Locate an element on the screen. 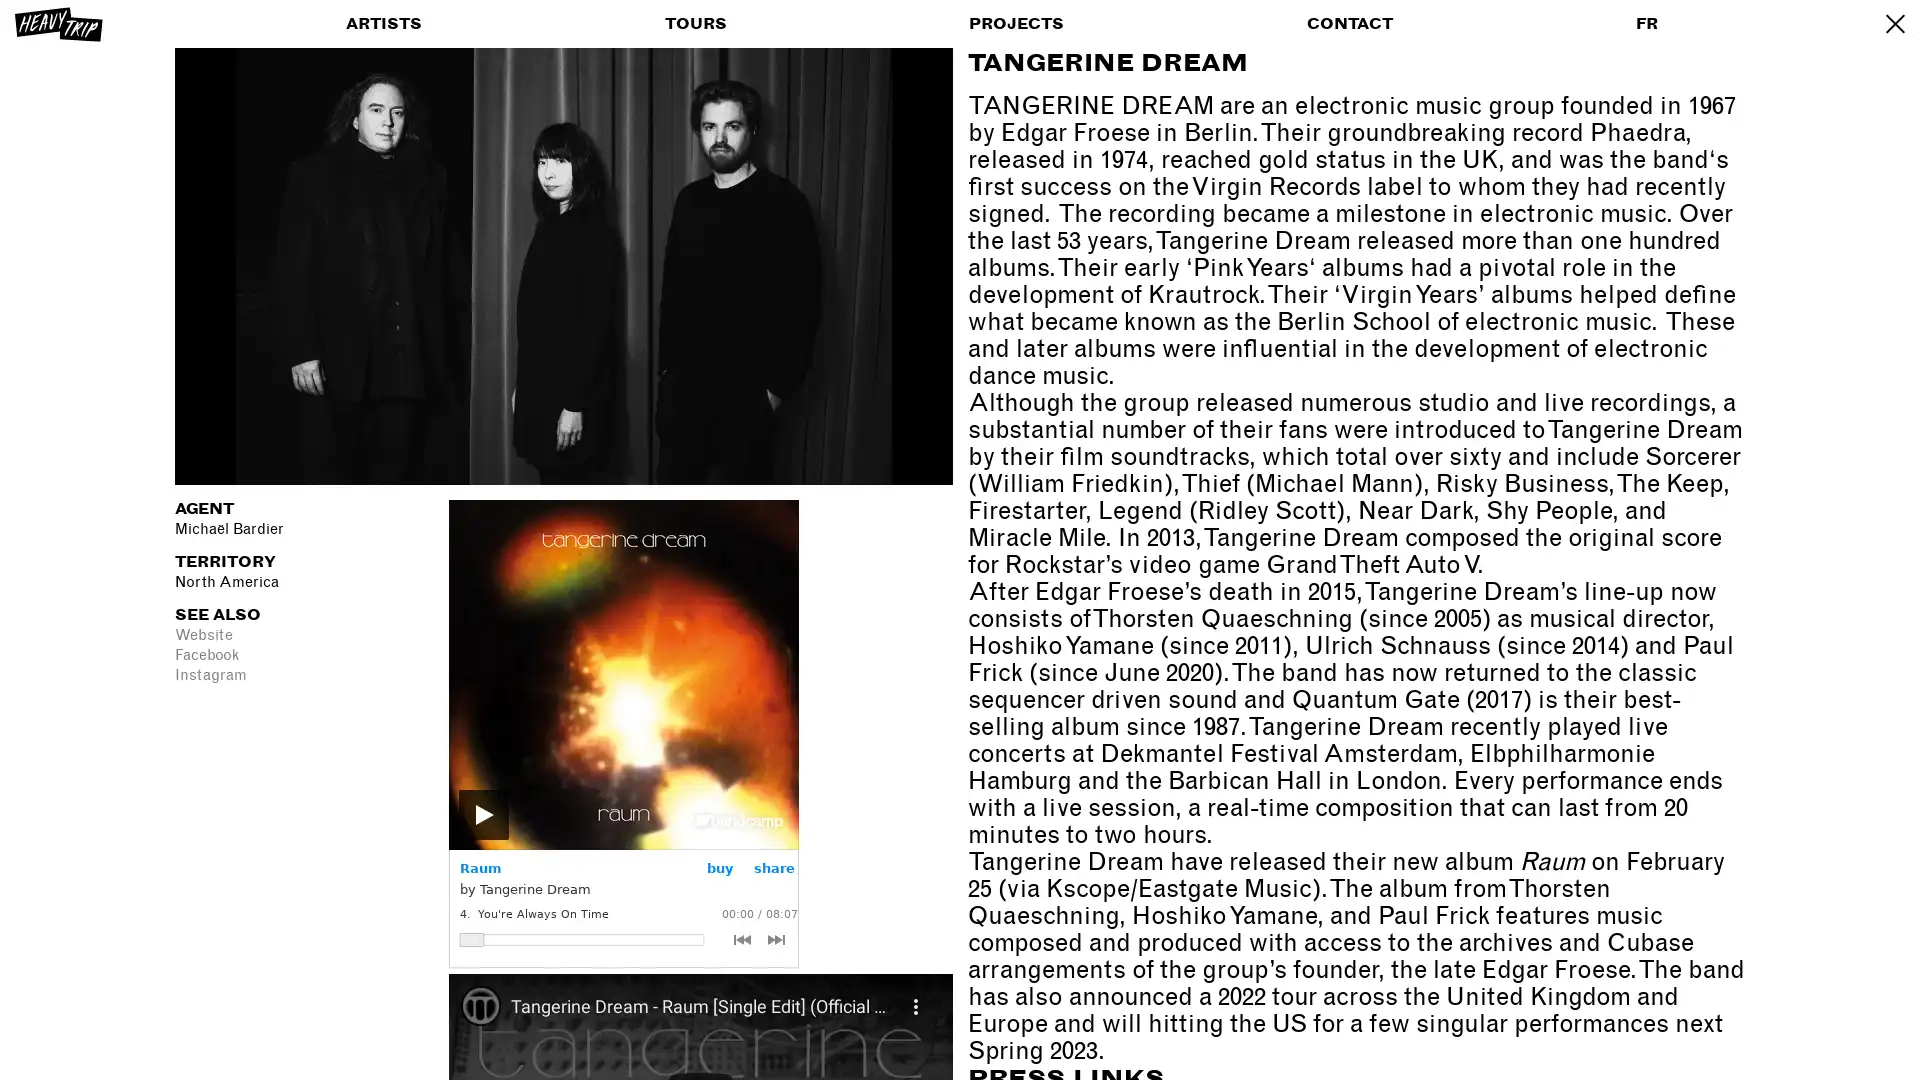 The image size is (1920, 1080). Go Back is located at coordinates (1893, 23).